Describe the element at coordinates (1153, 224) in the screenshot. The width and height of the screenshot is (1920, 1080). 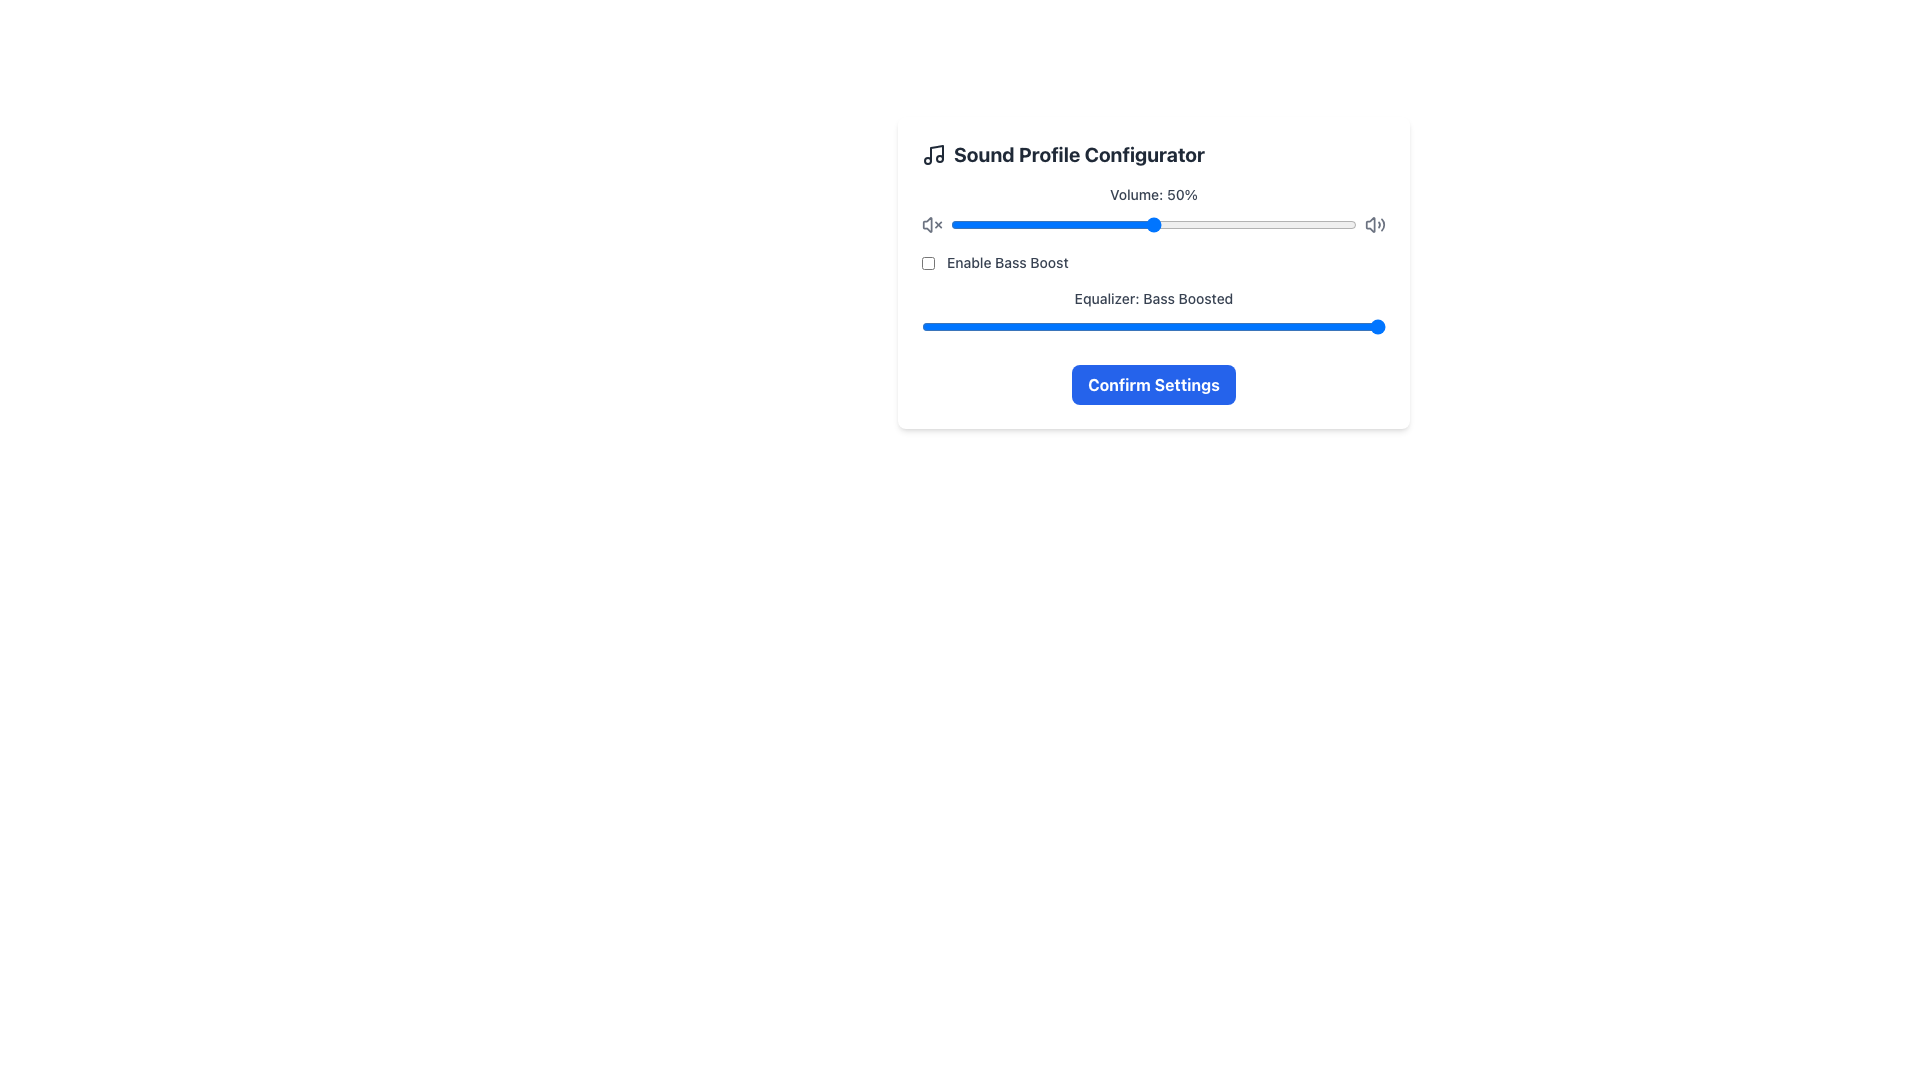
I see `the horizontal slider labeled 'Volume: 50%'` at that location.